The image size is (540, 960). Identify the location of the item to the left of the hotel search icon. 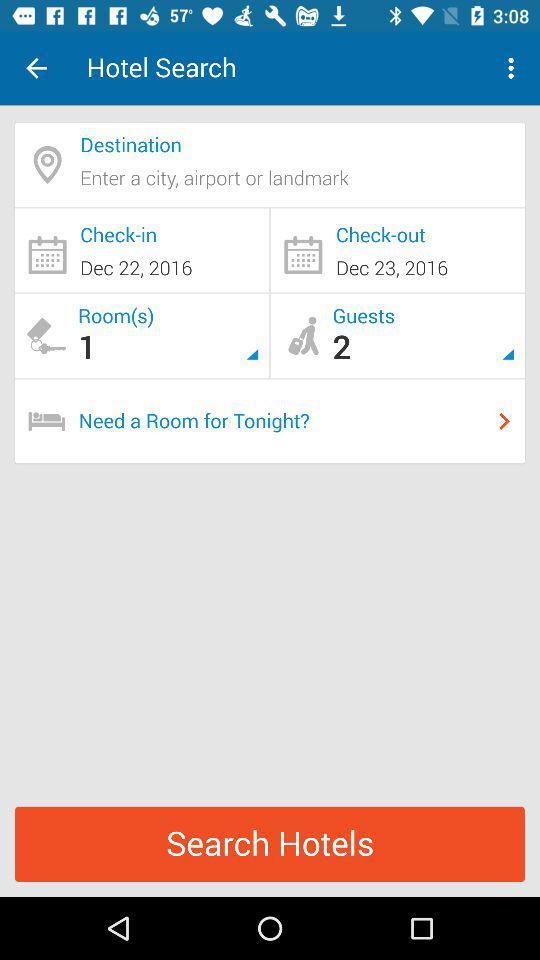
(36, 68).